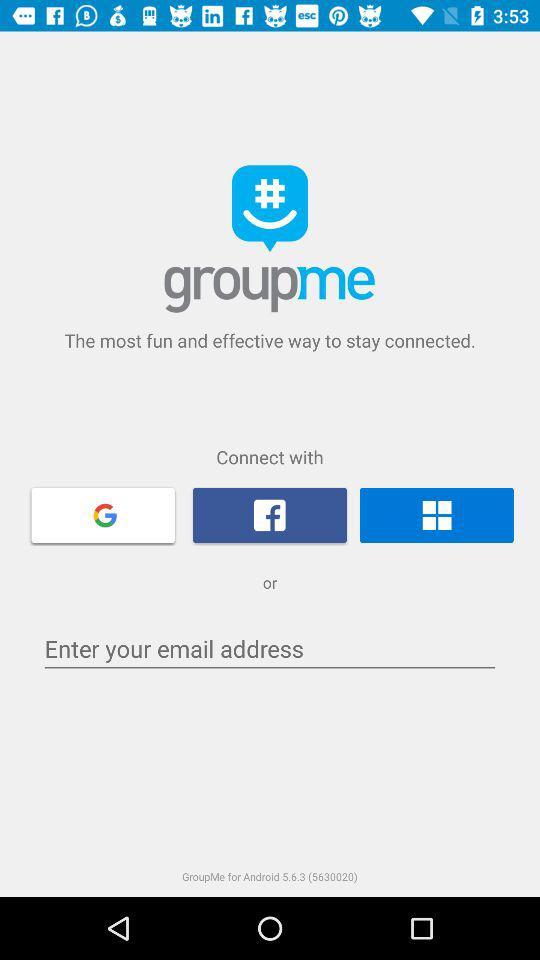 The image size is (540, 960). I want to click on e-mail input, so click(270, 648).